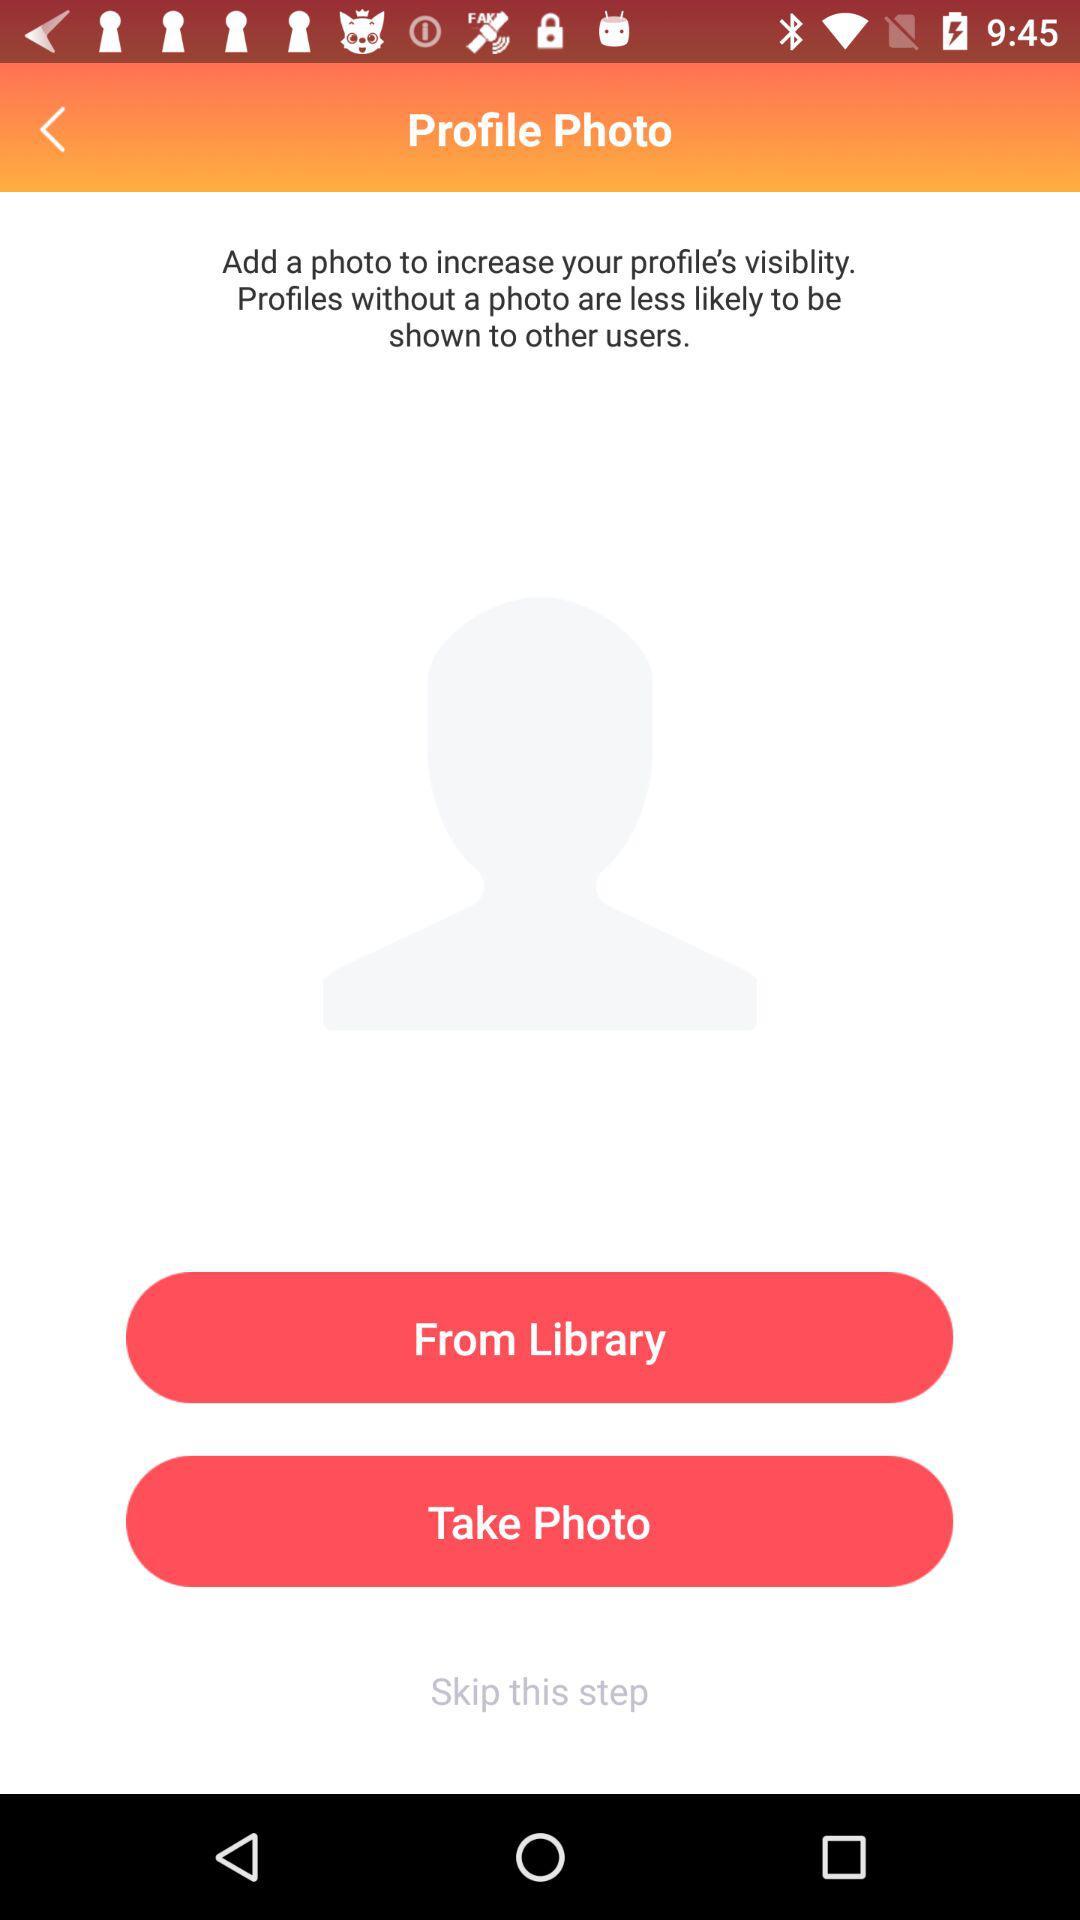 Image resolution: width=1080 pixels, height=1920 pixels. I want to click on the icon next to the profile photo item, so click(56, 128).